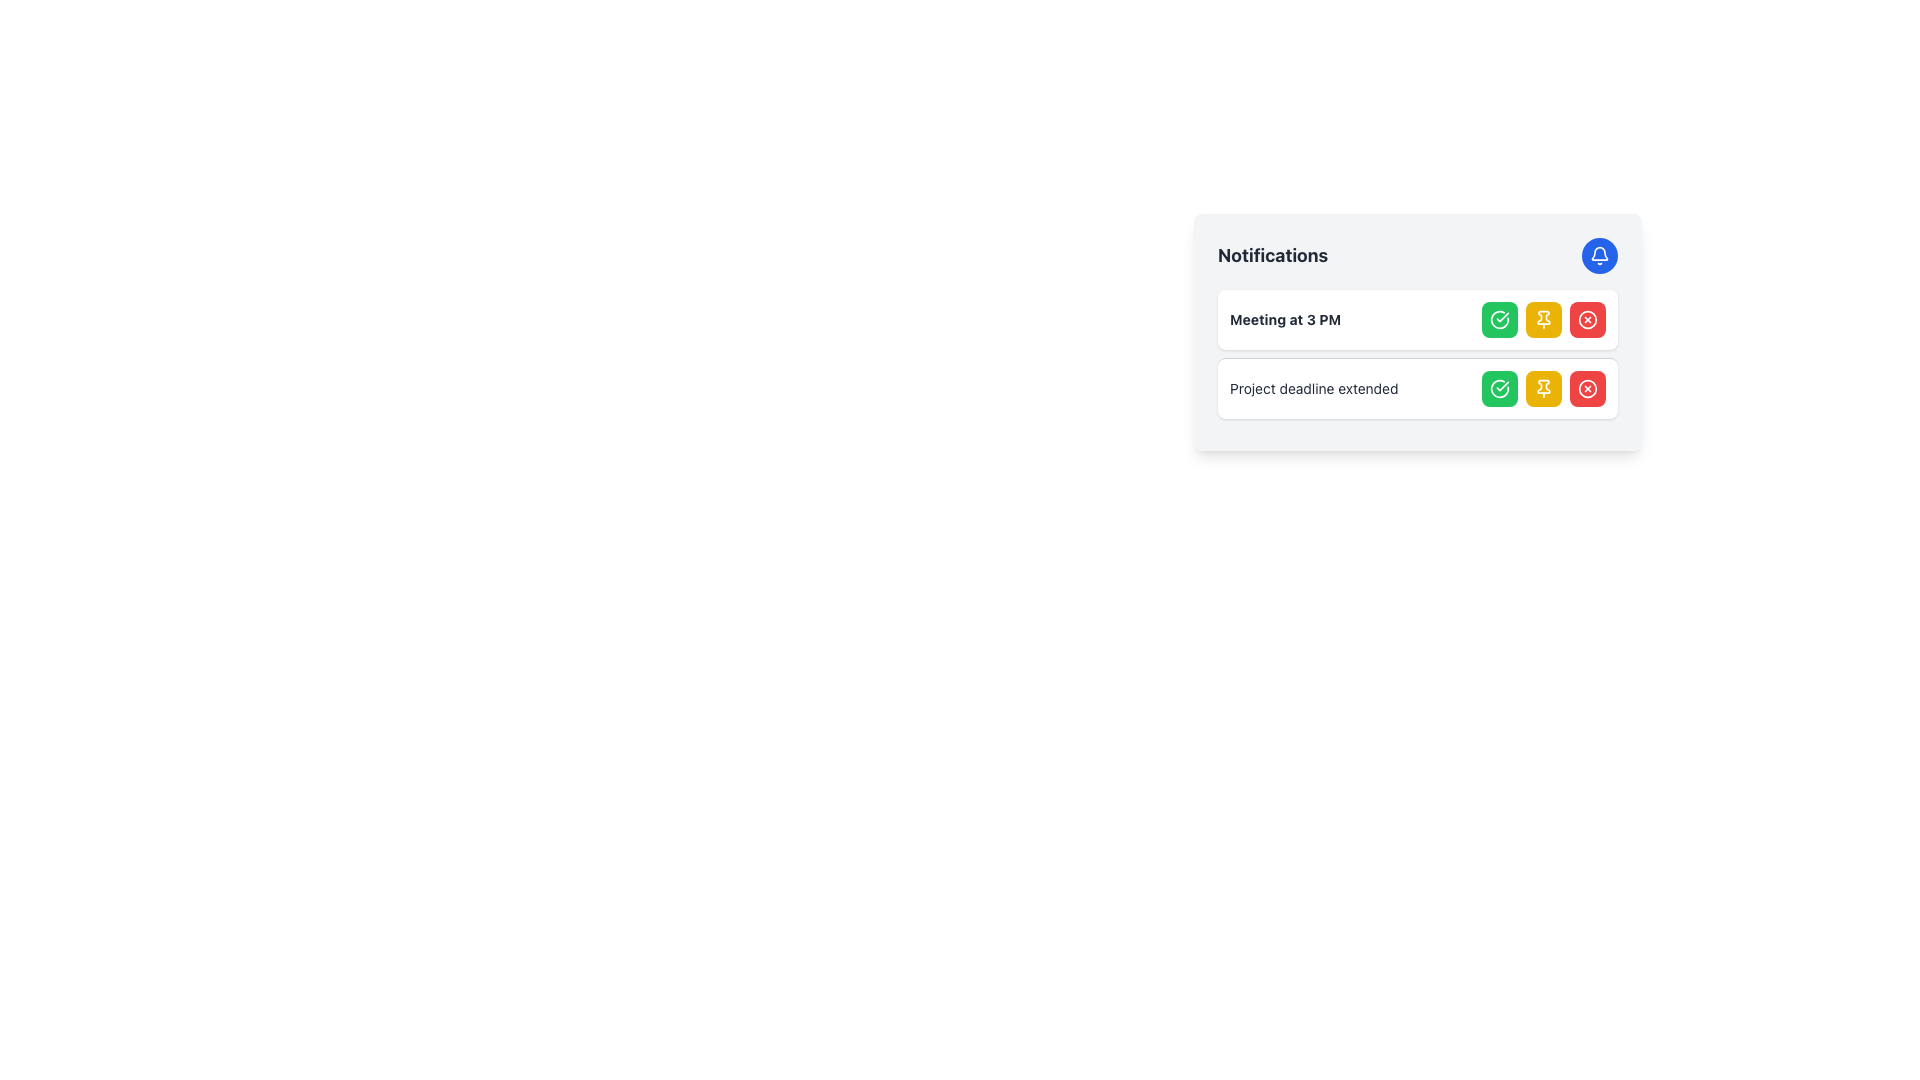 This screenshot has height=1080, width=1920. What do you see at coordinates (1543, 315) in the screenshot?
I see `the yellow pin-shaped SVG icon located to the right of the text 'Meeting at 3 PM' within the notifications panel to pin the notification` at bounding box center [1543, 315].